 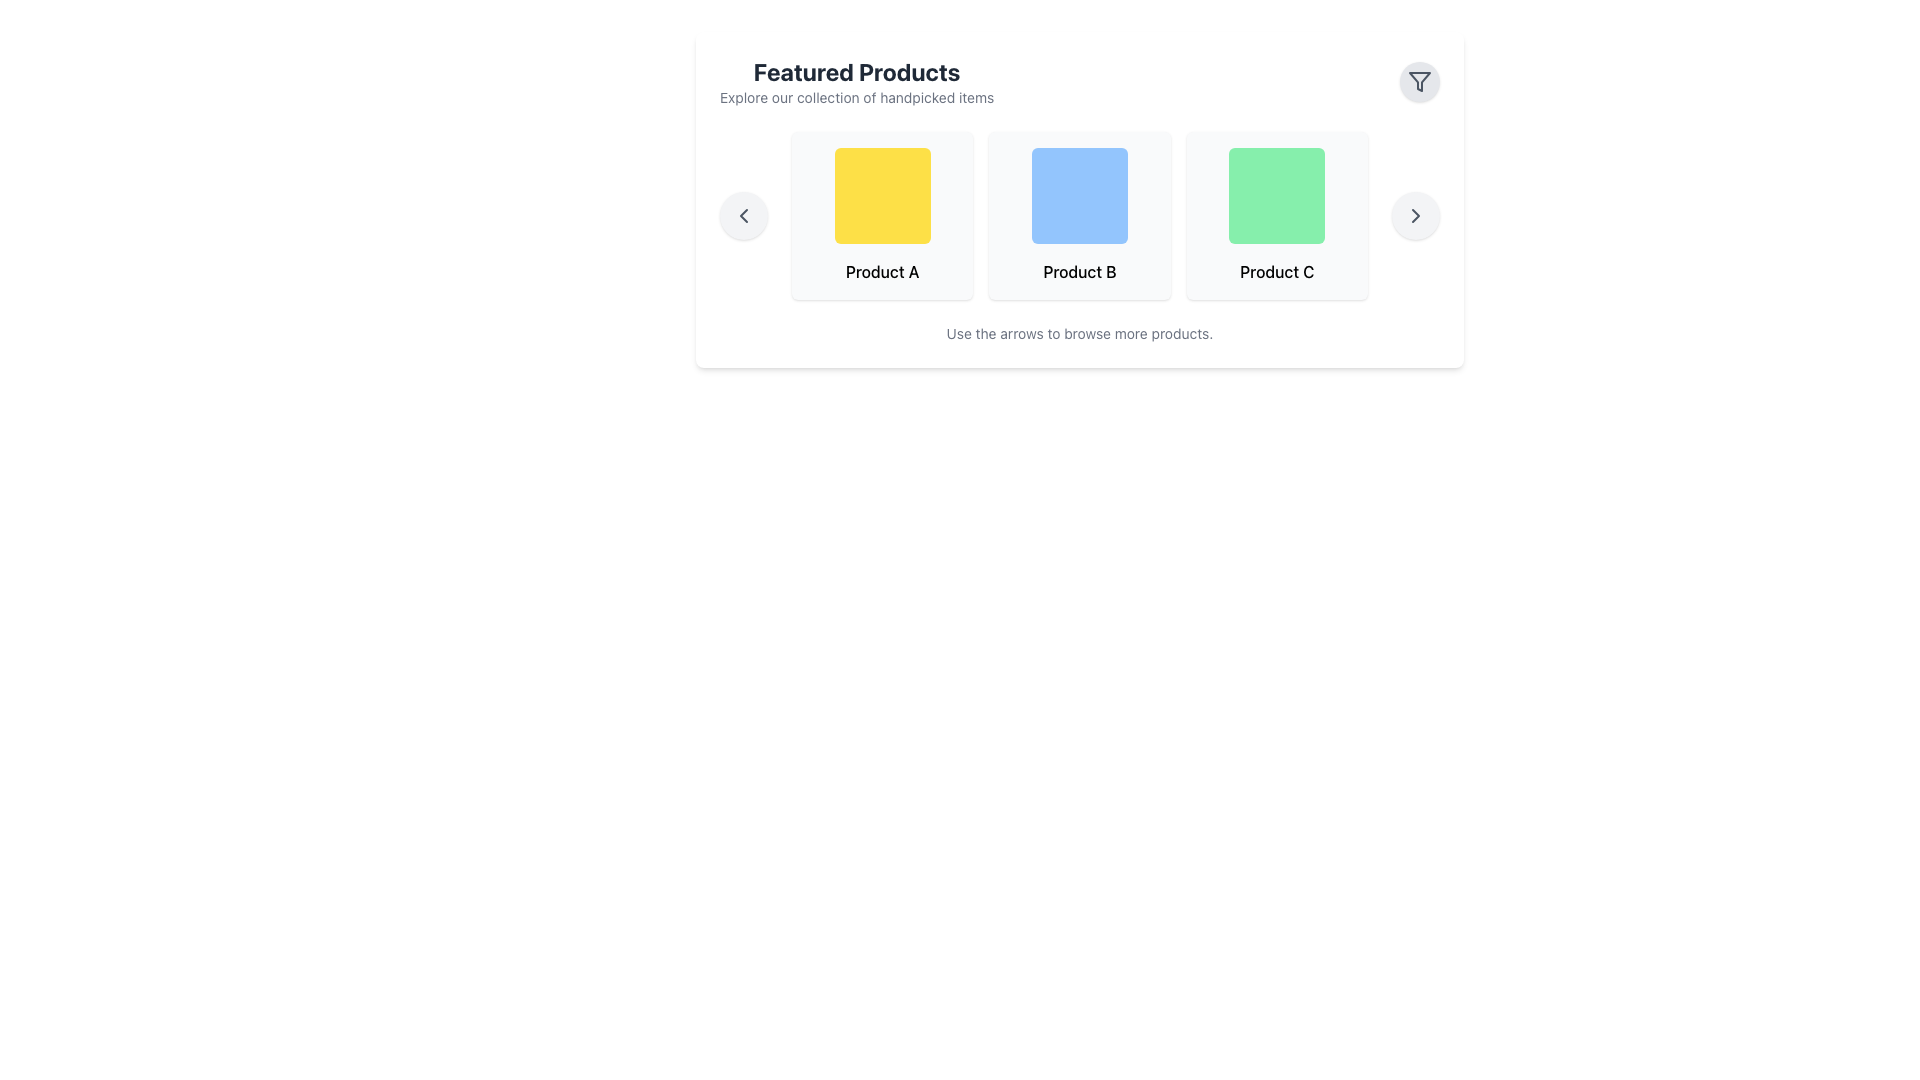 What do you see at coordinates (857, 80) in the screenshot?
I see `the TextBlock that displays the bold header 'Featured Products' and the subtext 'Explore our collection of handpicked items'` at bounding box center [857, 80].